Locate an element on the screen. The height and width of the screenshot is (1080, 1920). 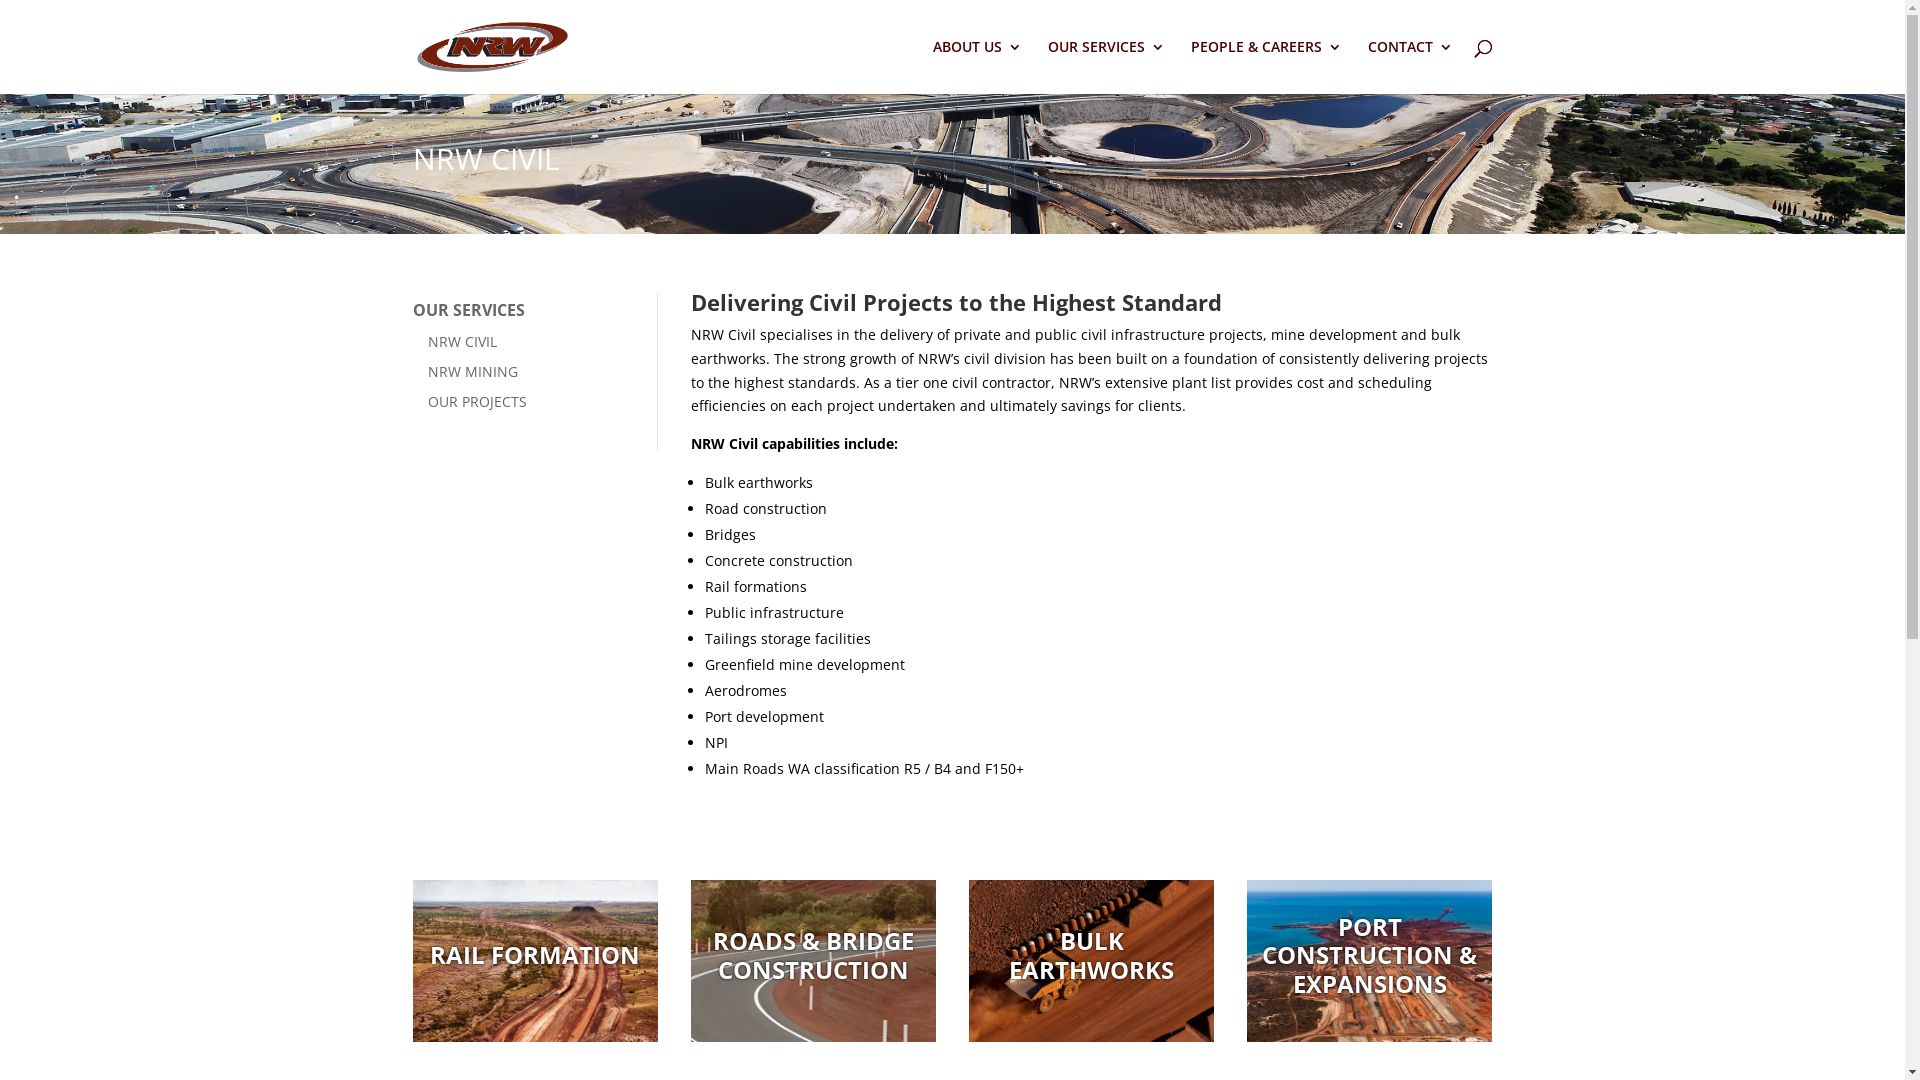
'ROADS & BRIDGE CONSTRUCTION' is located at coordinates (814, 955).